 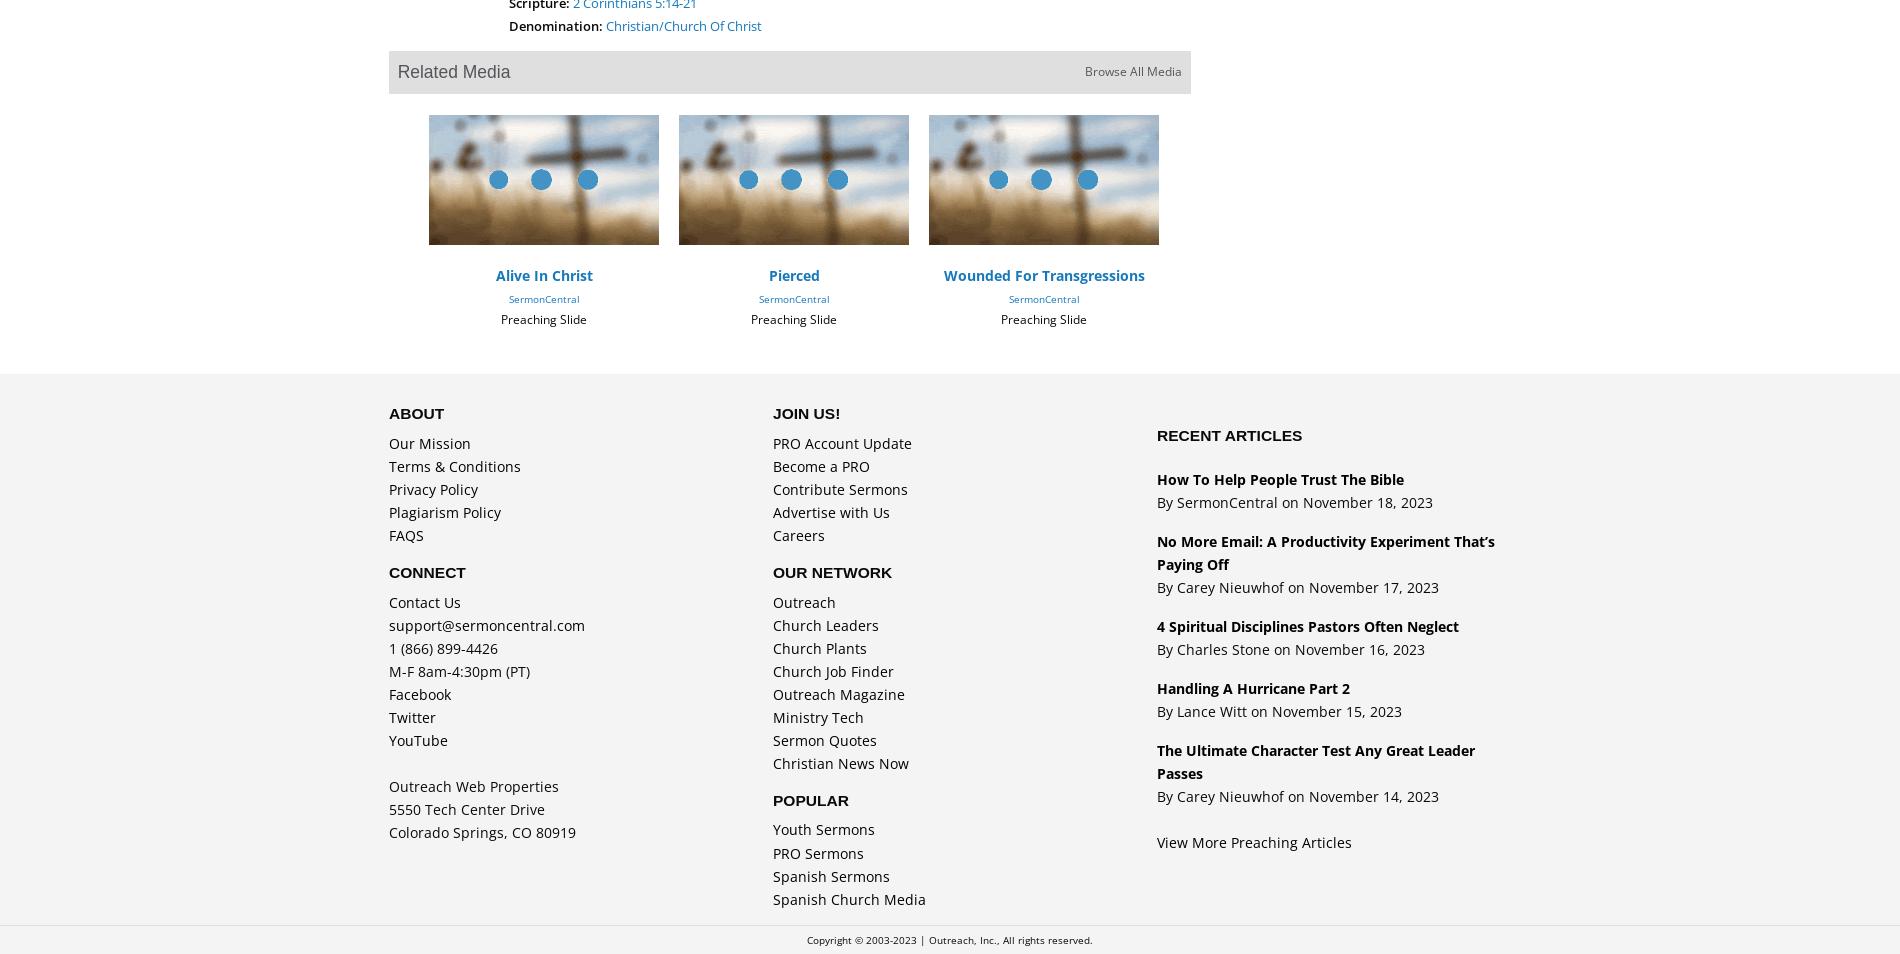 What do you see at coordinates (482, 832) in the screenshot?
I see `'Colorado Springs, CO 80919'` at bounding box center [482, 832].